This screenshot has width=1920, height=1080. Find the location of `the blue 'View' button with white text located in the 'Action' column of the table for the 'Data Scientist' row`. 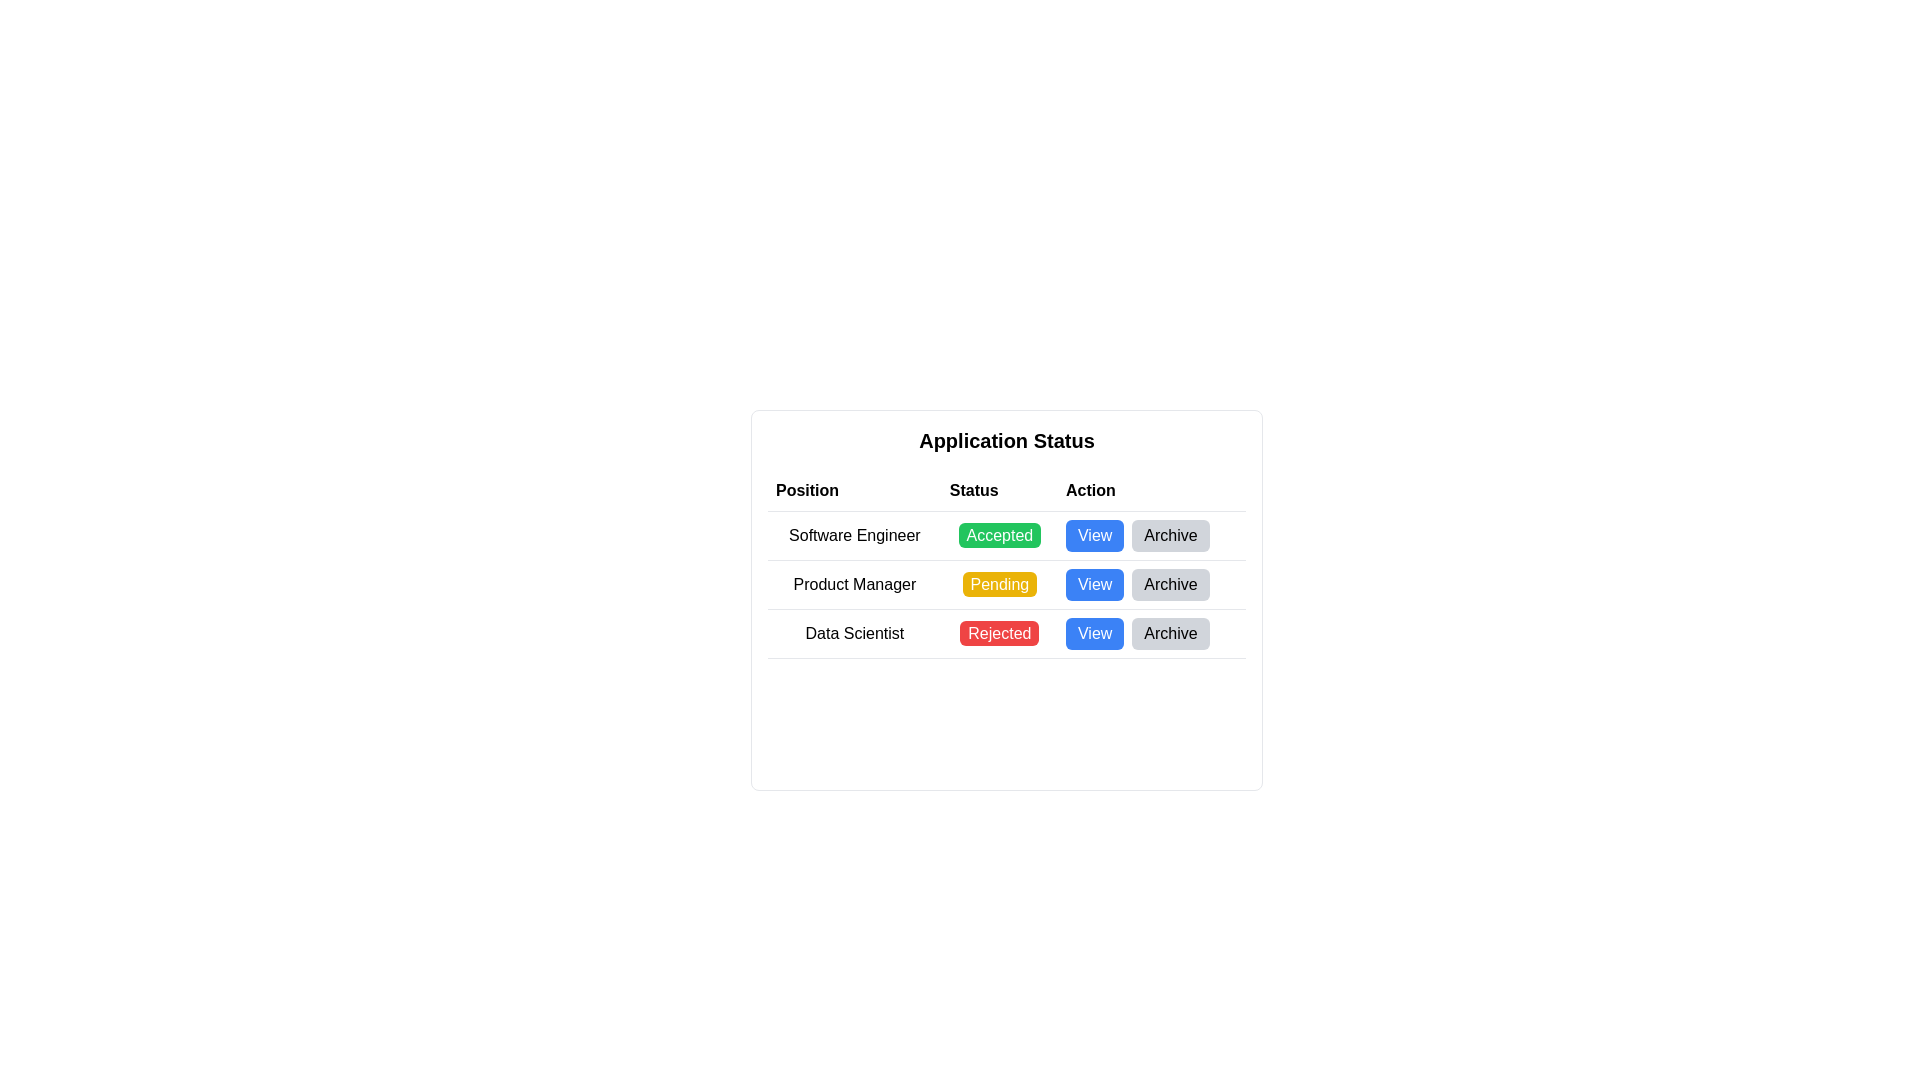

the blue 'View' button with white text located in the 'Action' column of the table for the 'Data Scientist' row is located at coordinates (1093, 633).